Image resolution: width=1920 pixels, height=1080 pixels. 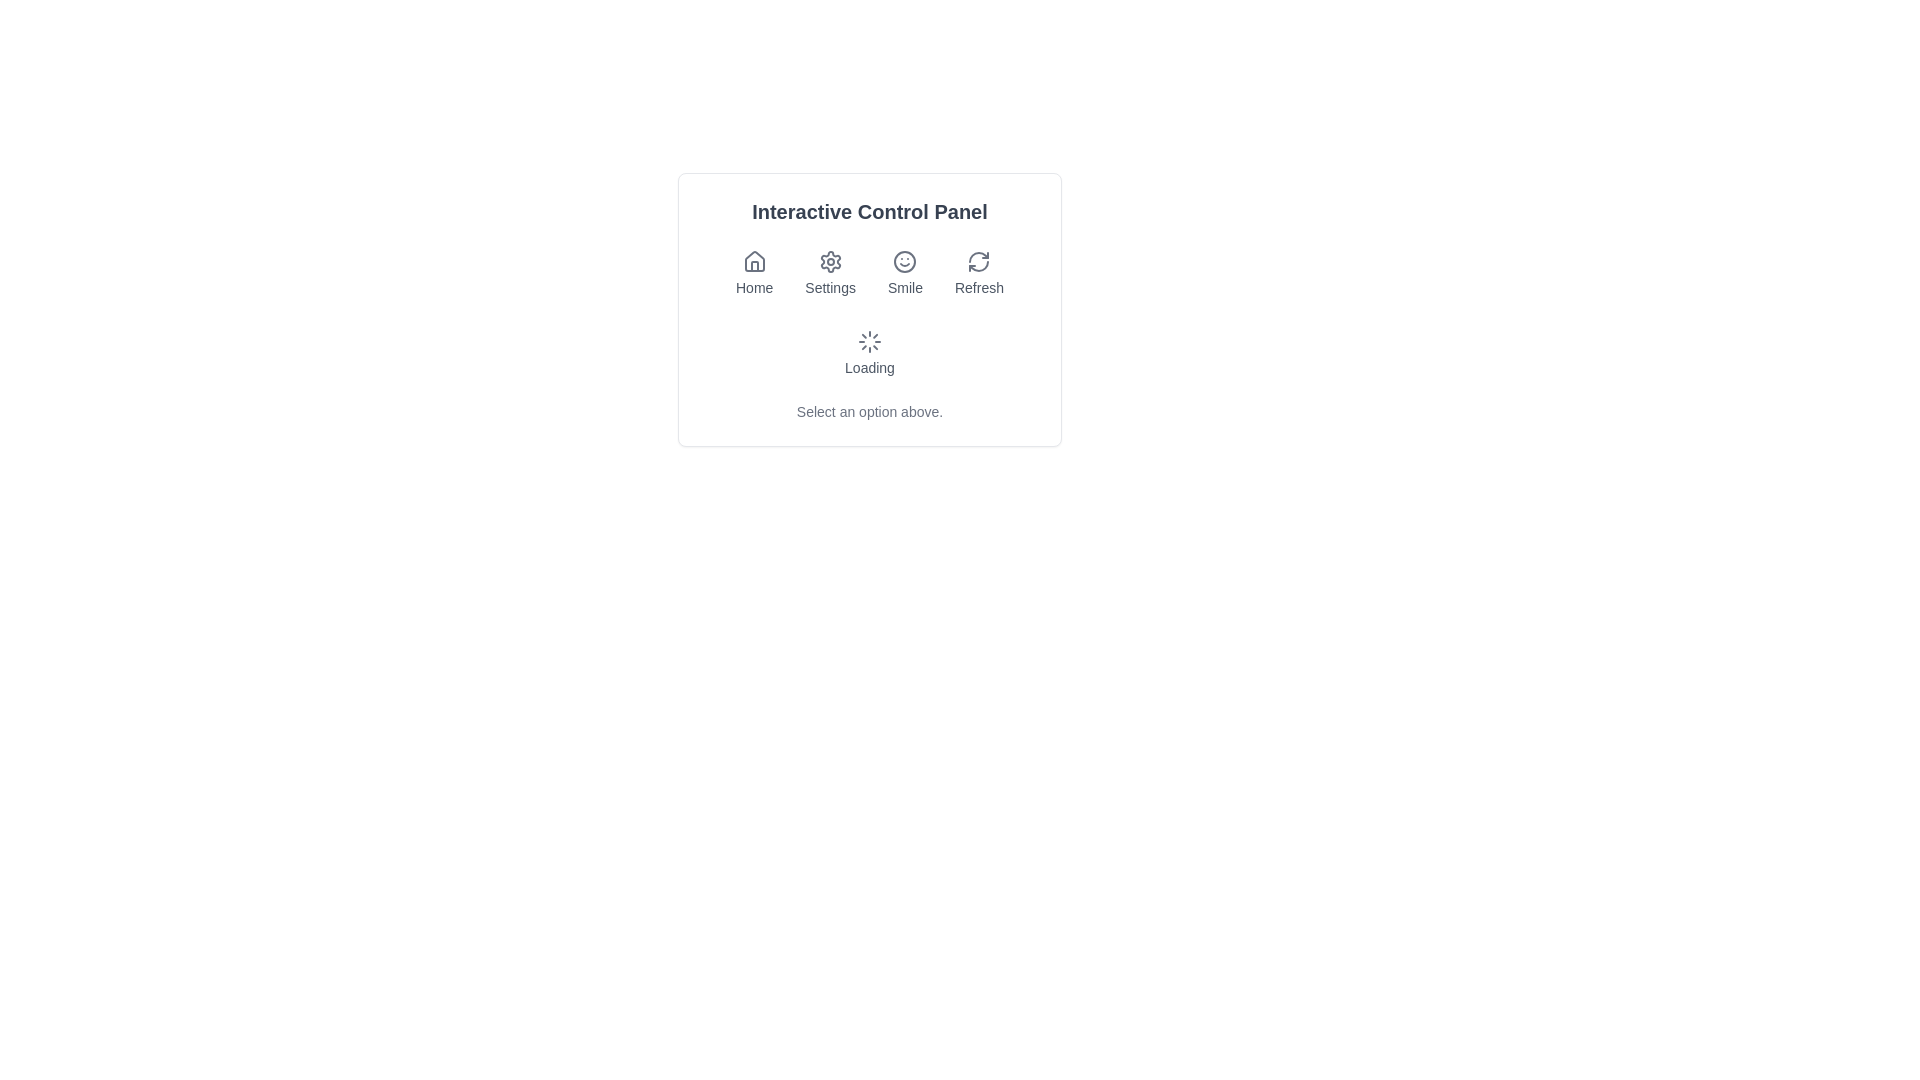 I want to click on the second button from the left in the 'Interactive Control Panel', so click(x=830, y=273).